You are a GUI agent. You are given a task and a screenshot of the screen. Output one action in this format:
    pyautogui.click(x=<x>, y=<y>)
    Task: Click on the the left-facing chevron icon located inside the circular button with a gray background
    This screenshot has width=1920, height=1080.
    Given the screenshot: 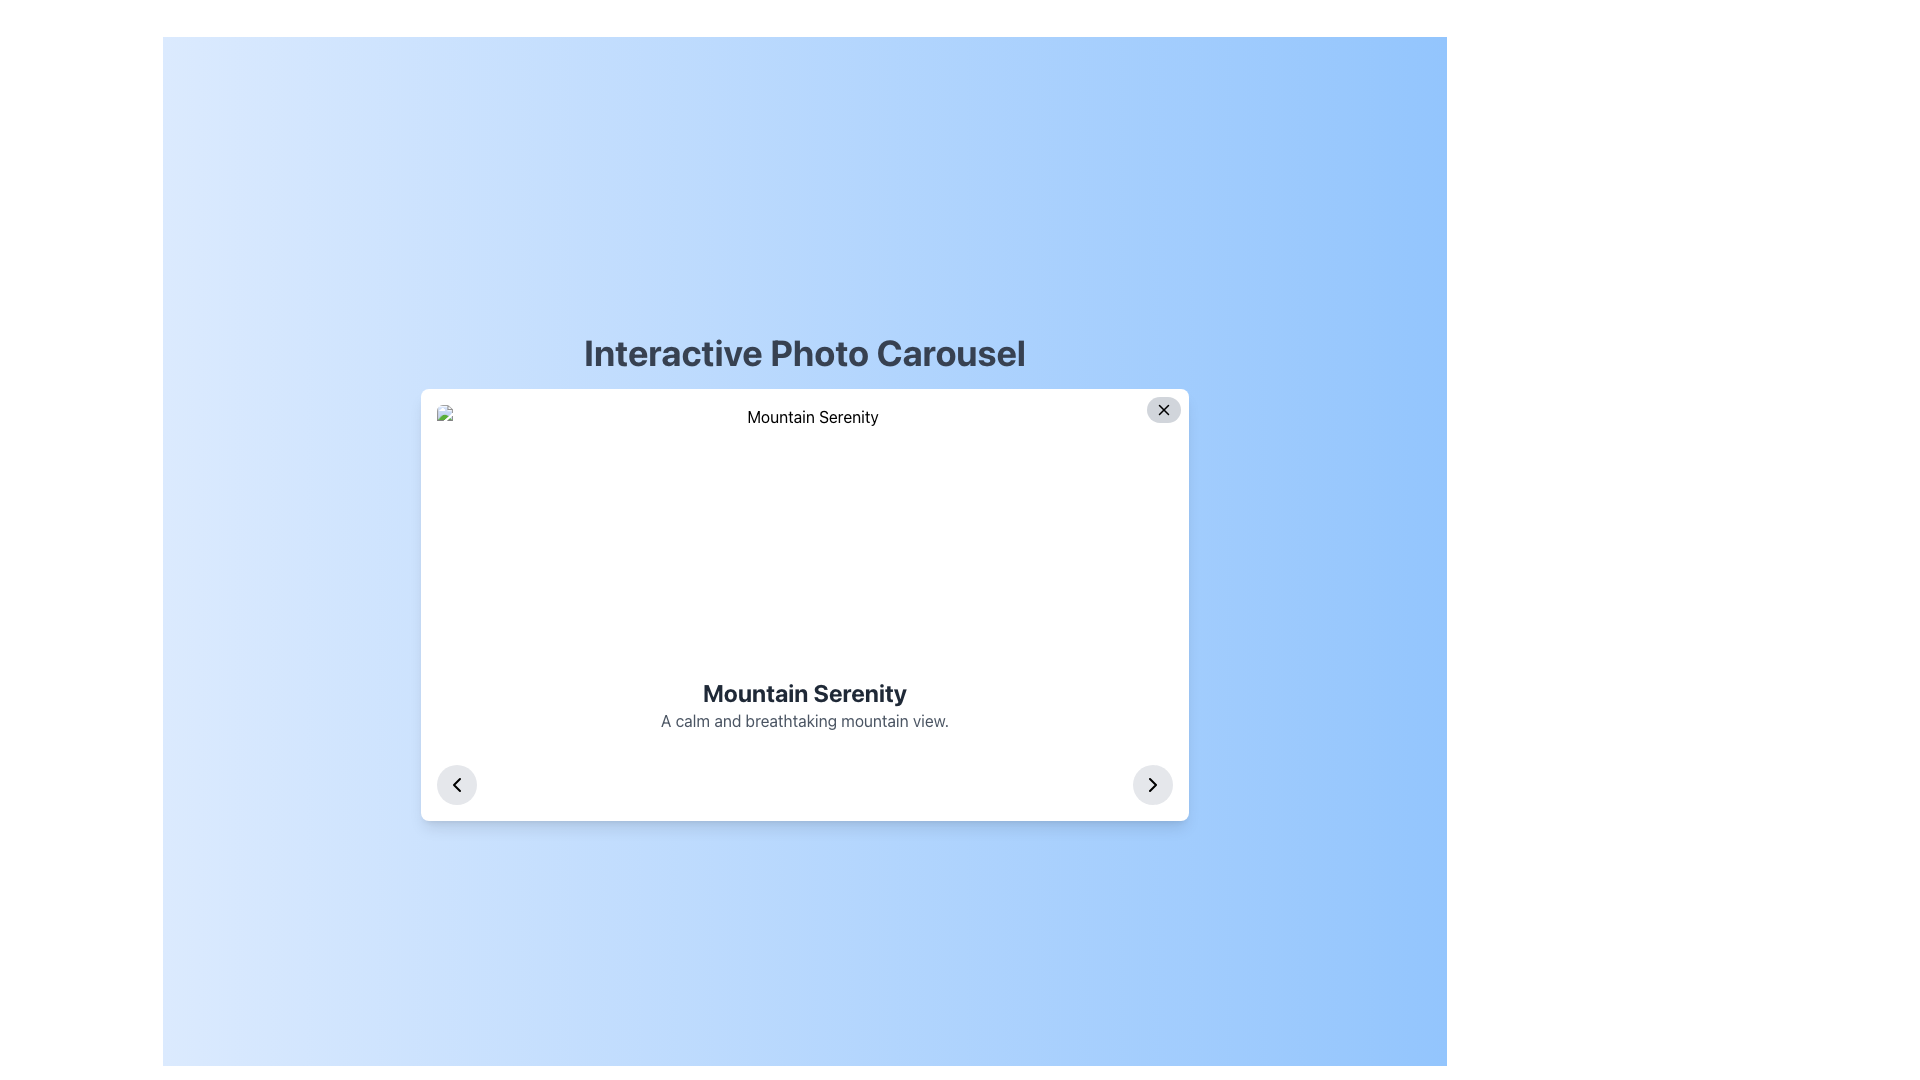 What is the action you would take?
    pyautogui.click(x=455, y=784)
    